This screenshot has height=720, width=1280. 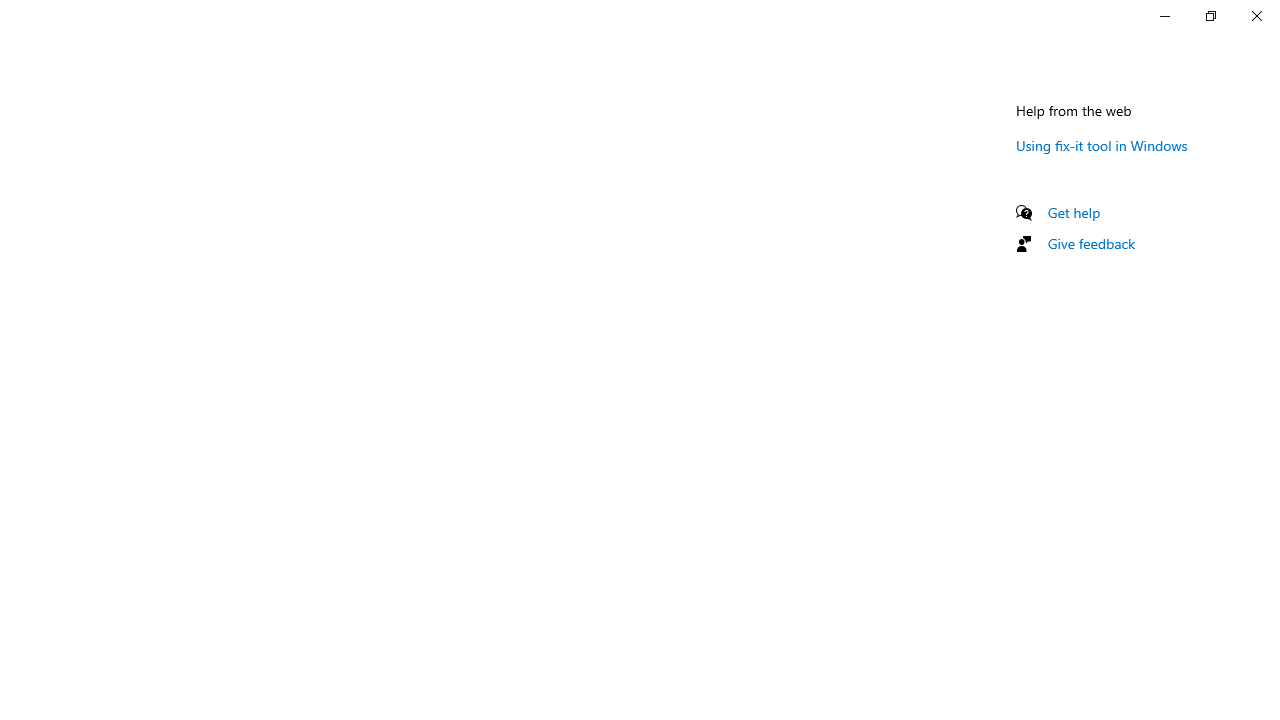 I want to click on 'Get help', so click(x=1073, y=212).